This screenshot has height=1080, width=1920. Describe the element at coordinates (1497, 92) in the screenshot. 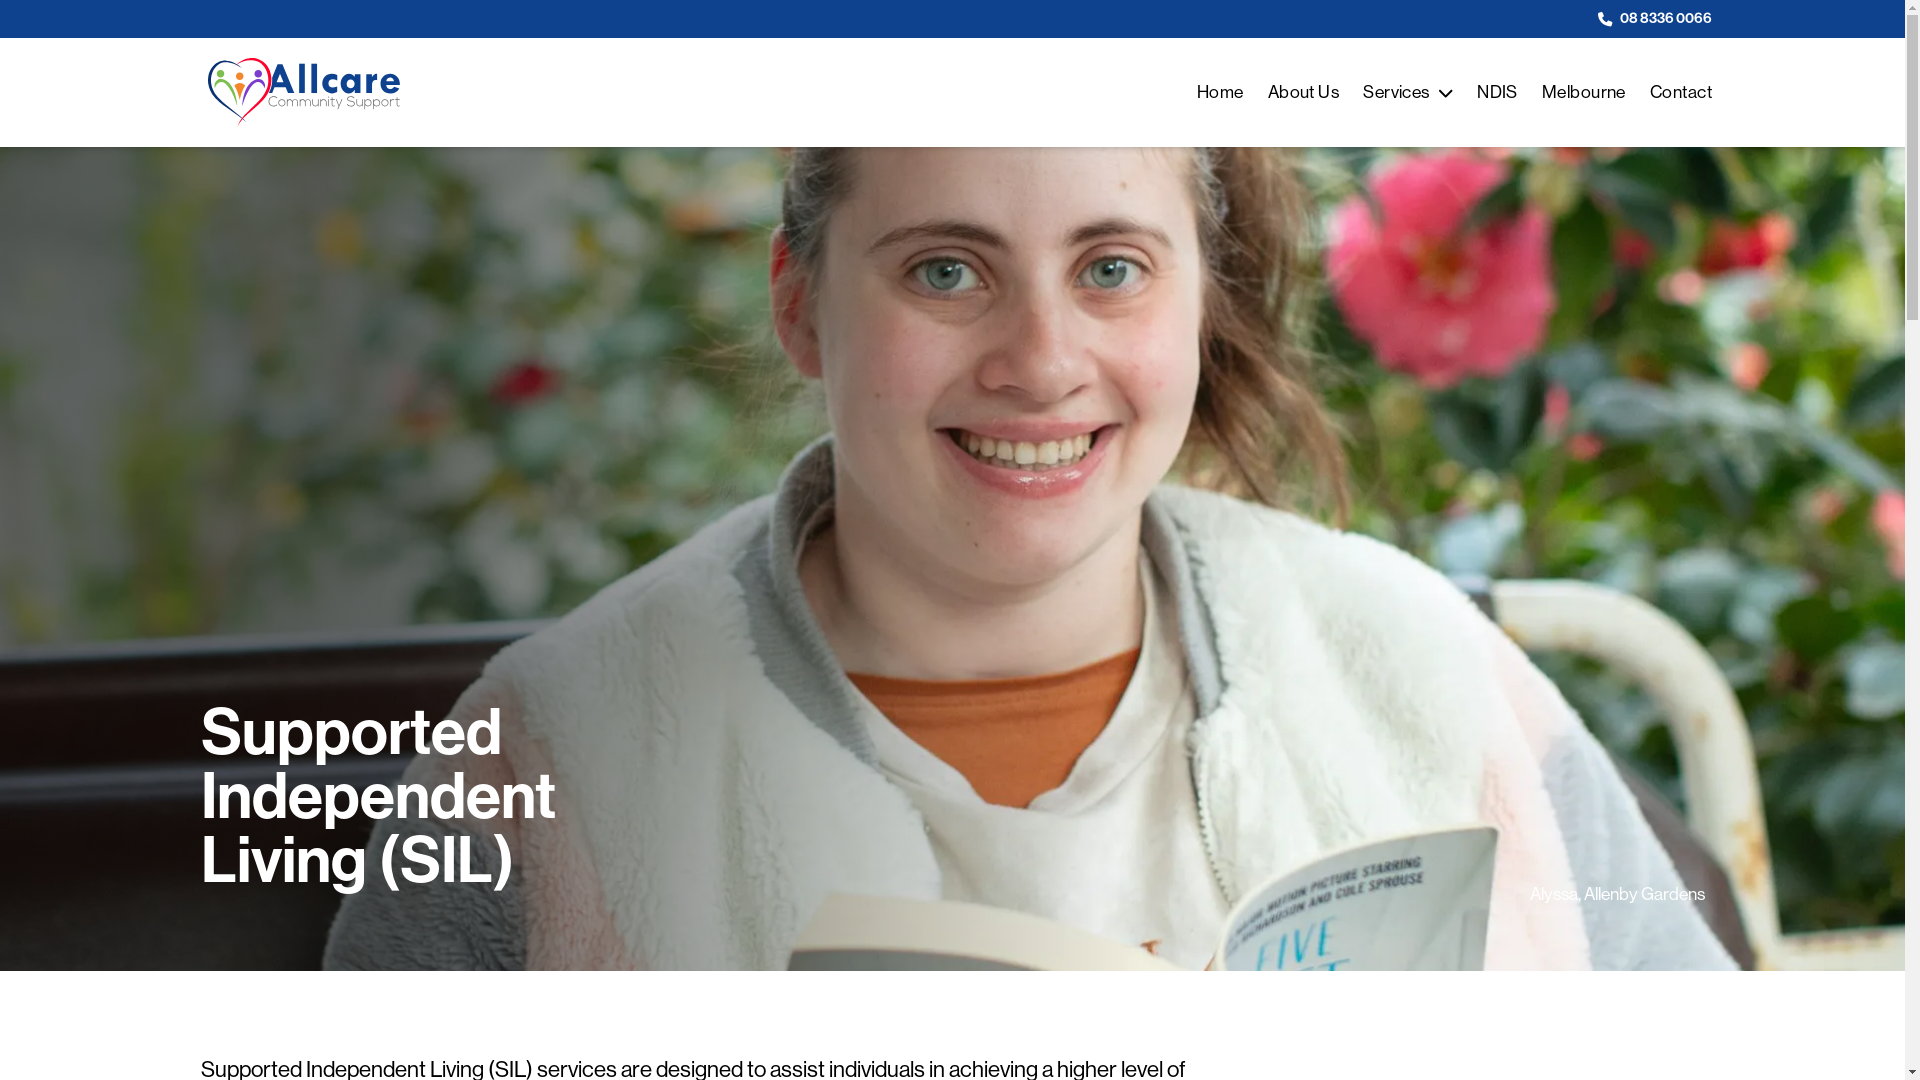

I see `'NDIS'` at that location.